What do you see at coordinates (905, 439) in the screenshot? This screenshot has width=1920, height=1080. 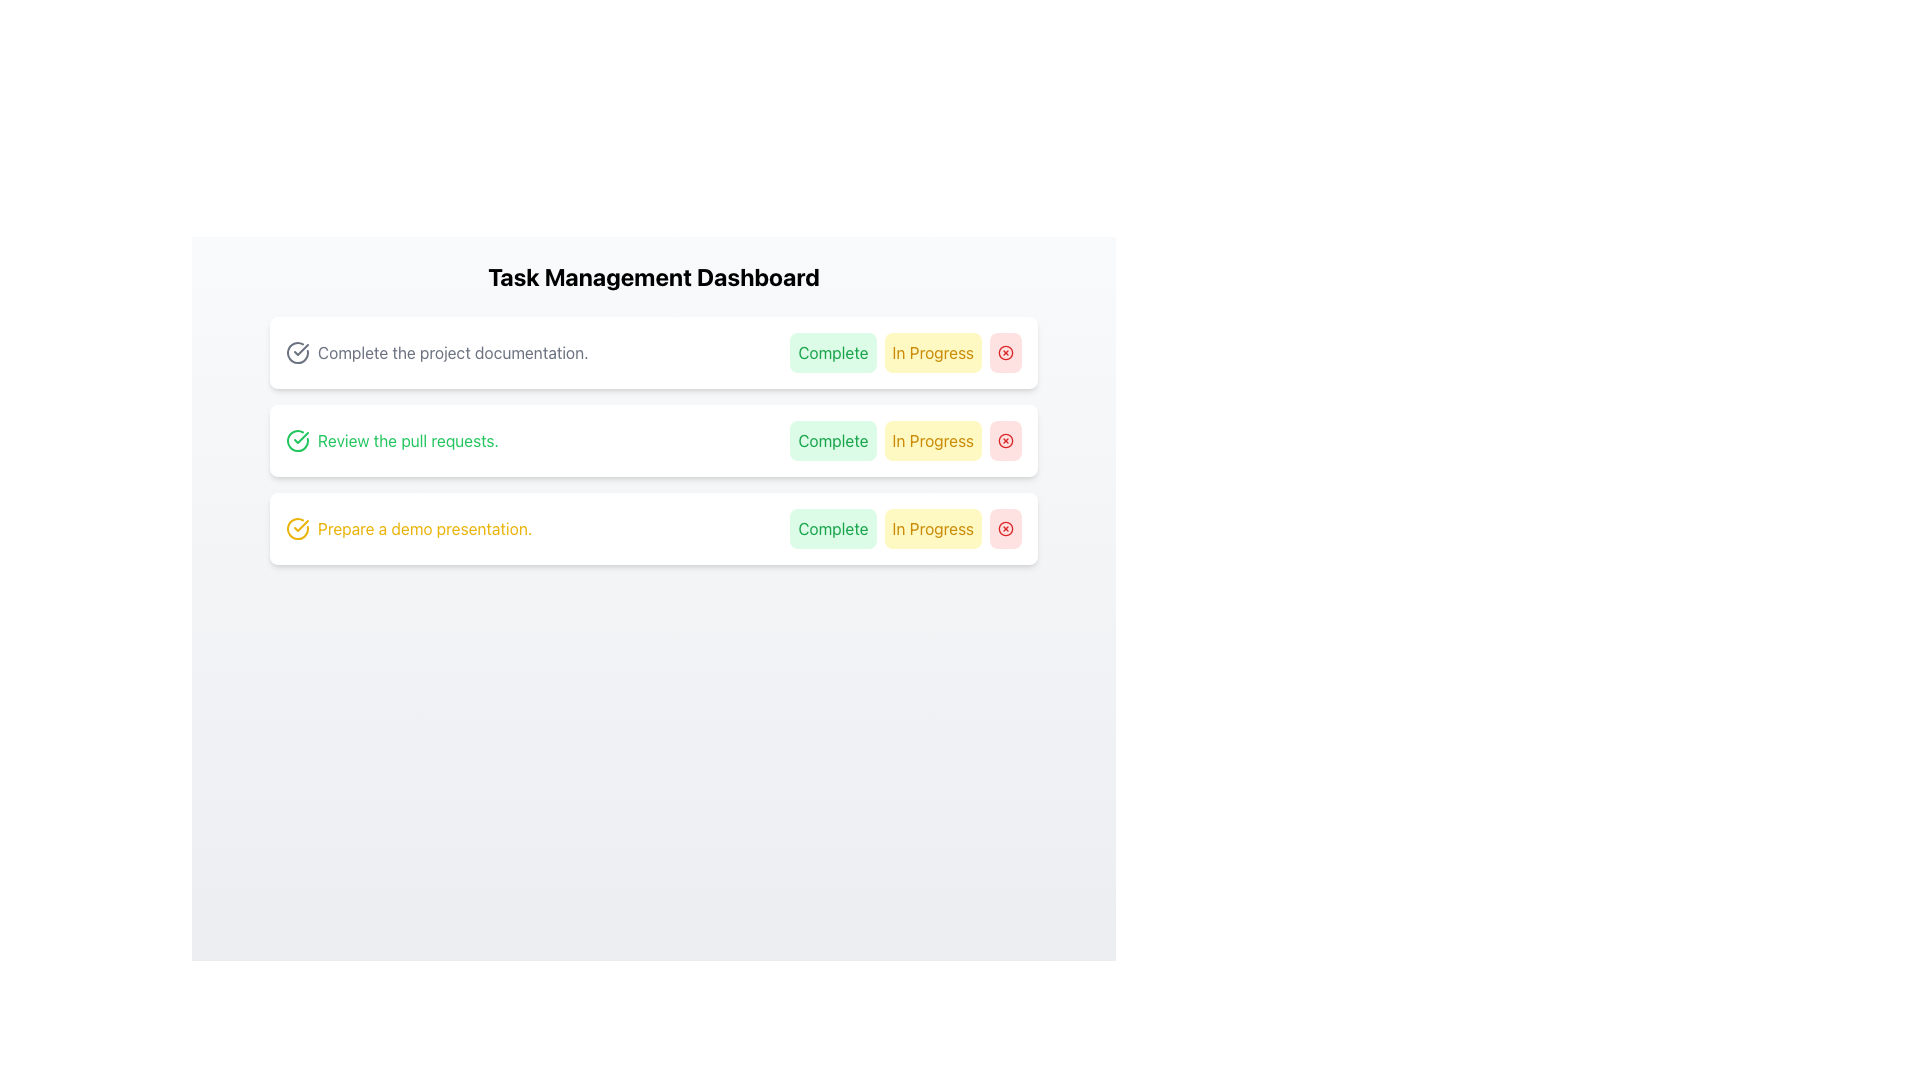 I see `the group of actionable buttons for the task 'Review the pull requests'` at bounding box center [905, 439].